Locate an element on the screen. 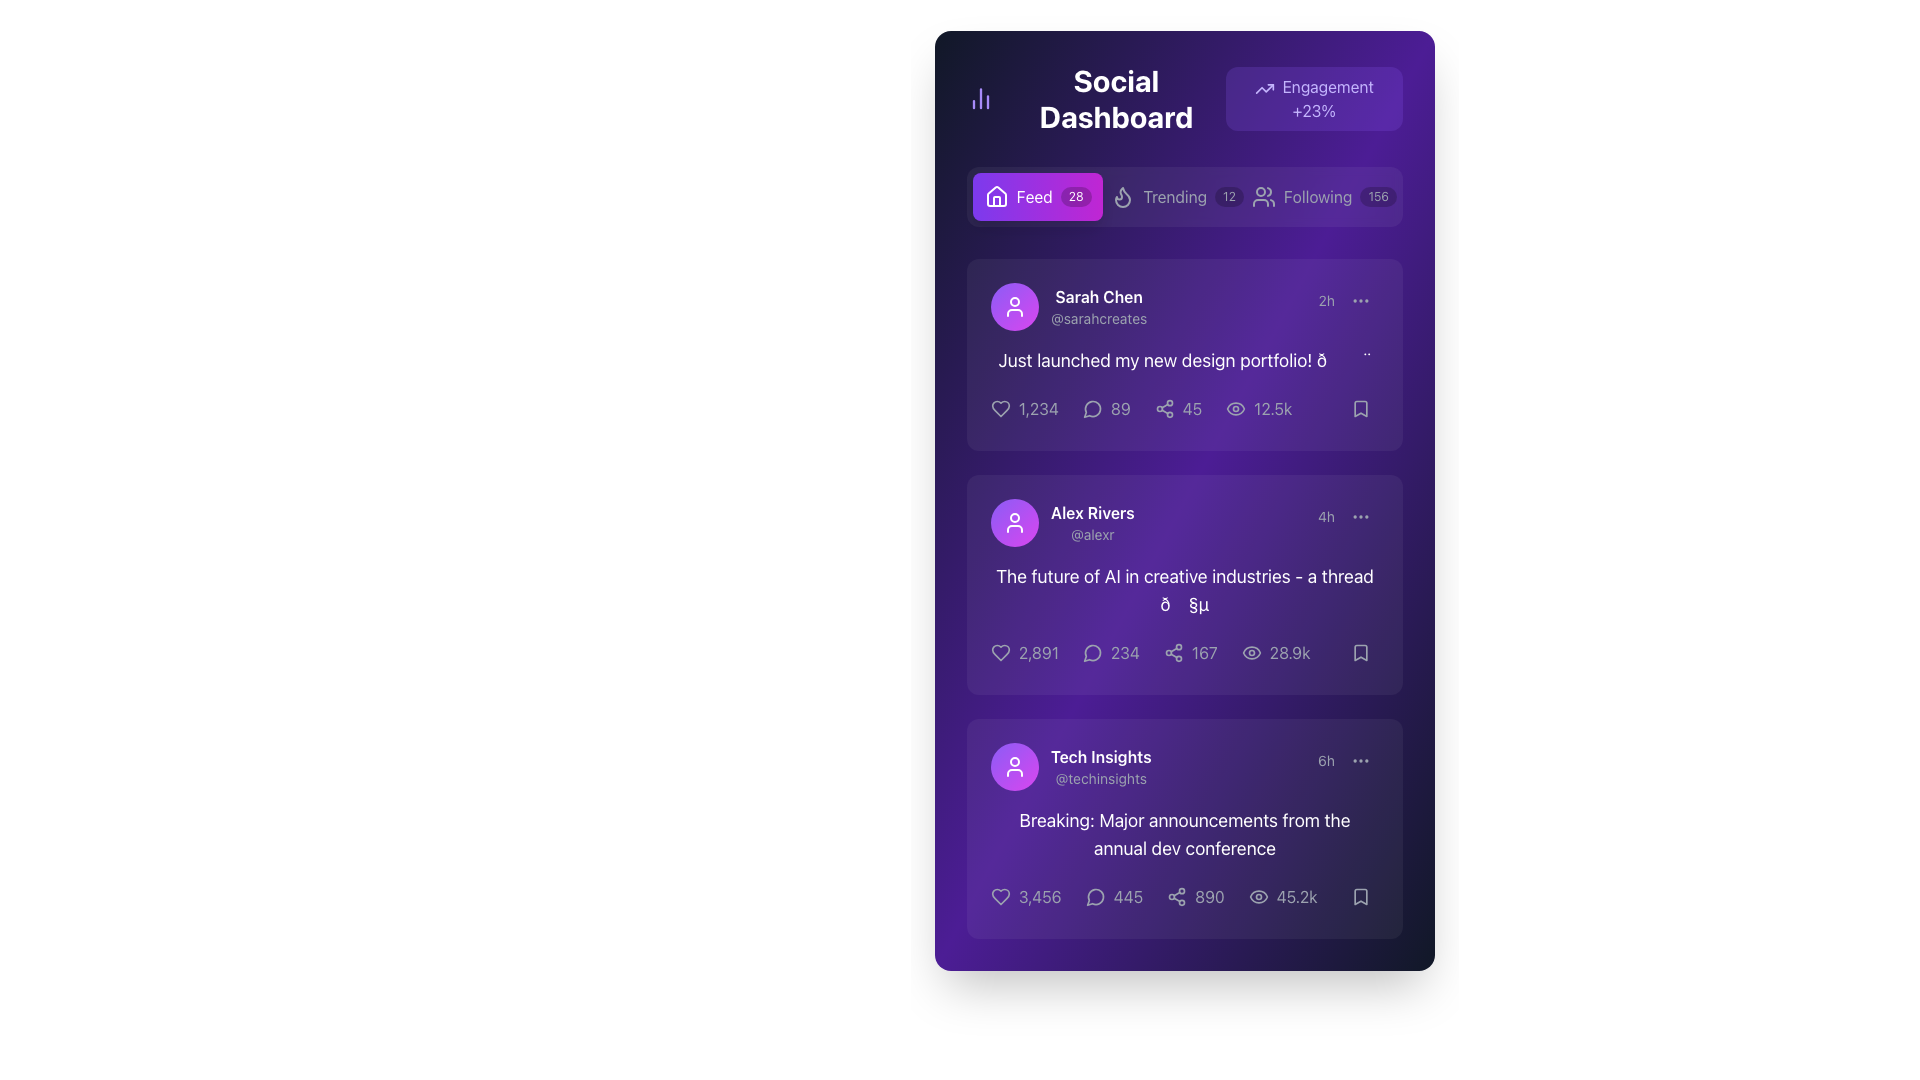 Image resolution: width=1920 pixels, height=1080 pixels. the violet bar chart icon located to the left of the 'Social Dashboard' text in the header section is located at coordinates (981, 99).